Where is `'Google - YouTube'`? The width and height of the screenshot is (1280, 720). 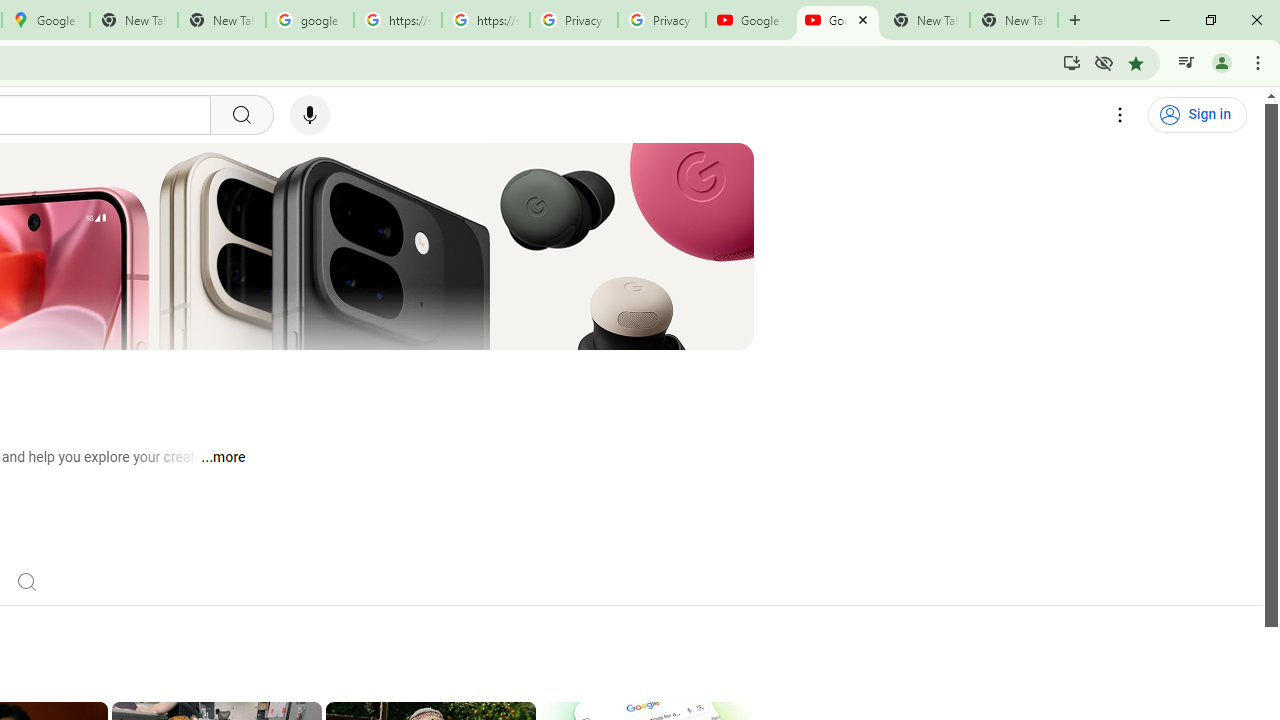
'Google - YouTube' is located at coordinates (837, 20).